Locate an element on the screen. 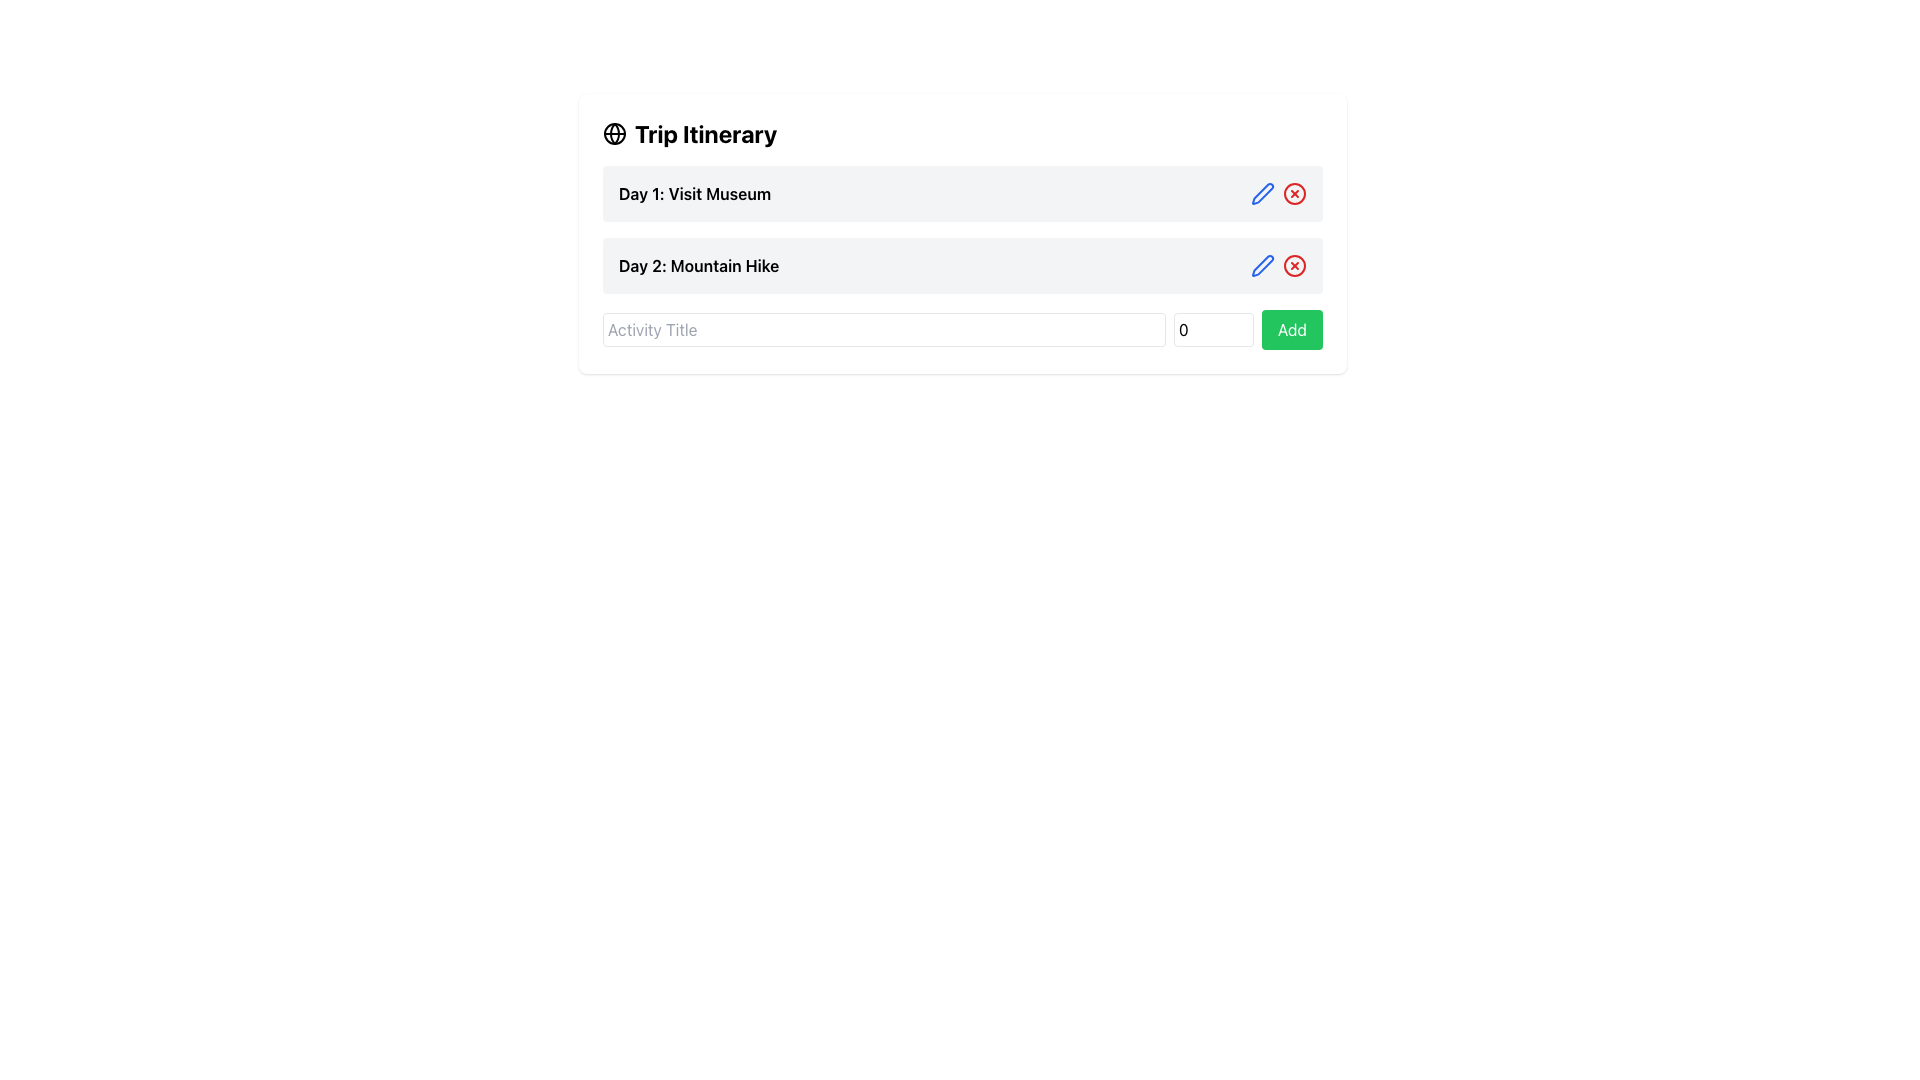 The width and height of the screenshot is (1920, 1080). the delete button located at the top-right corner of the 'Day 1: Visit Museum' row is located at coordinates (1295, 193).